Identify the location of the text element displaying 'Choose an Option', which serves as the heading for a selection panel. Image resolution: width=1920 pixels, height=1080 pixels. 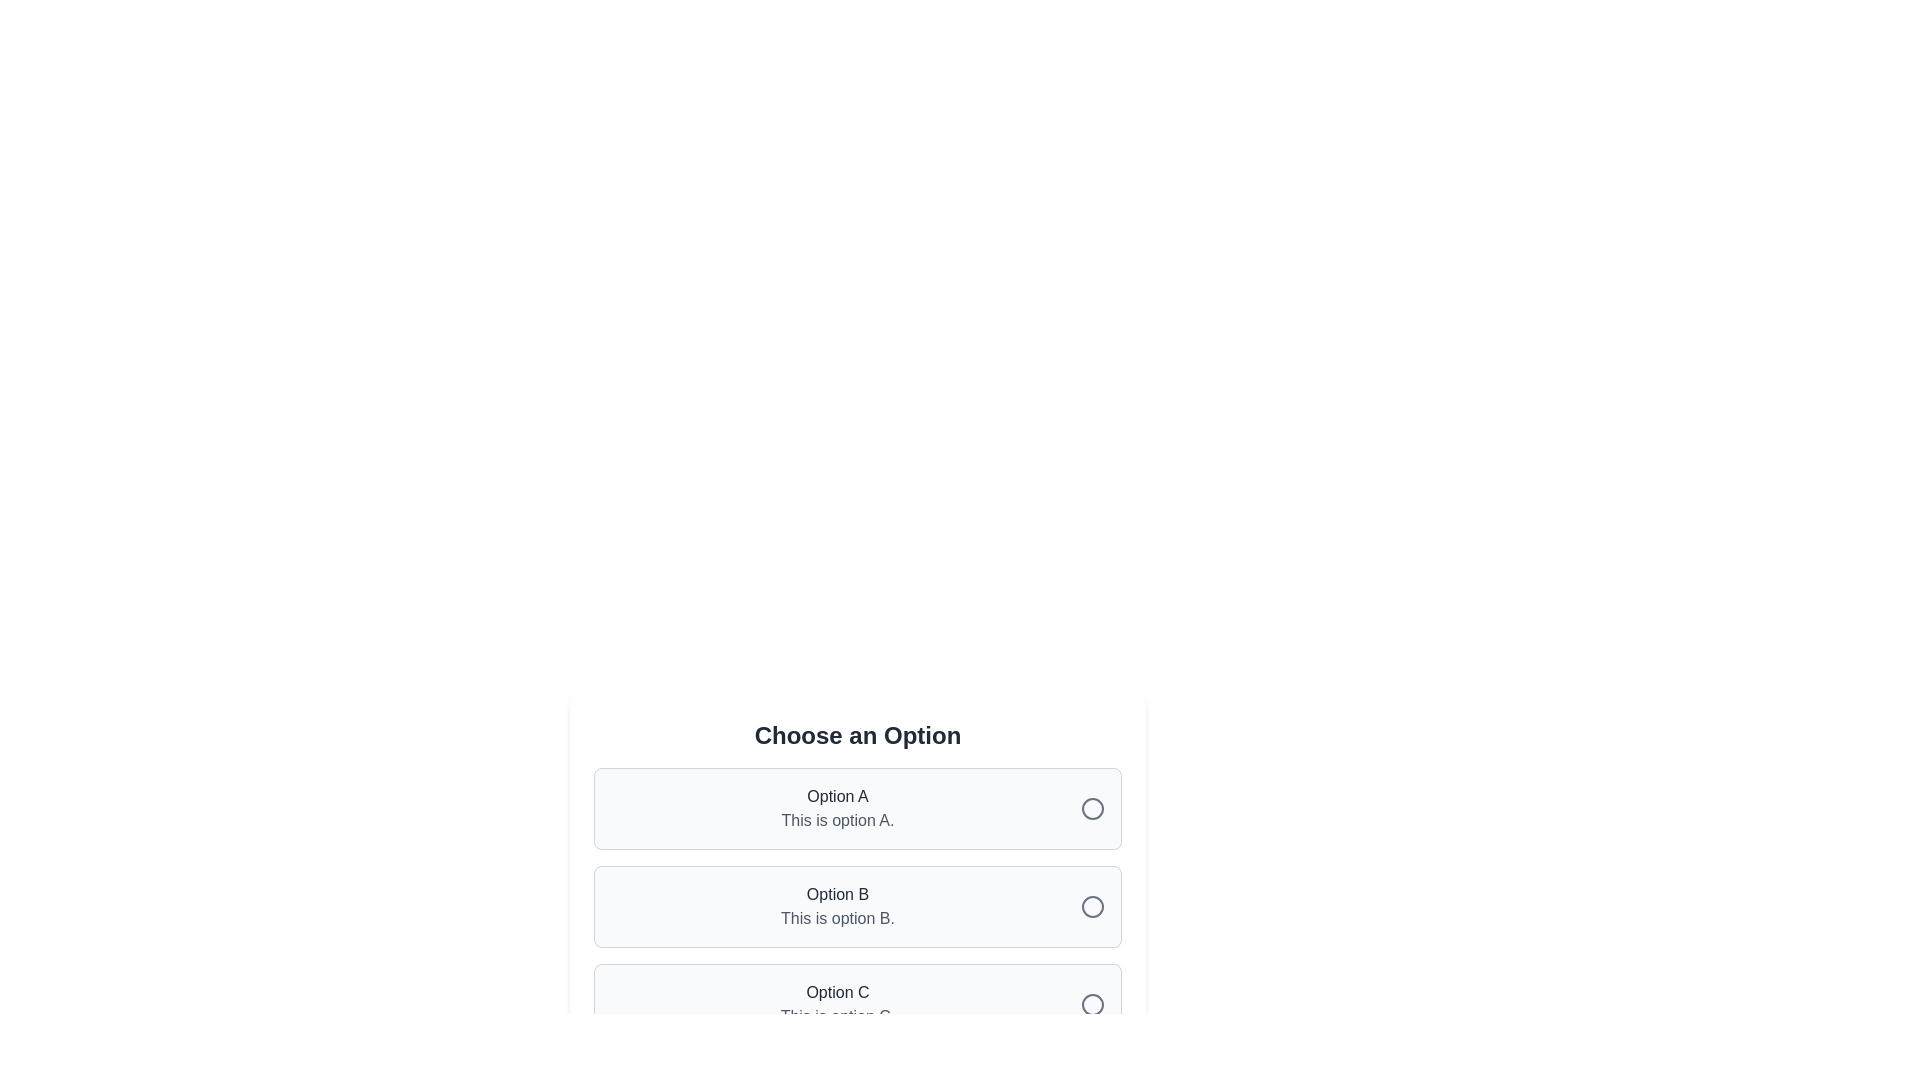
(858, 736).